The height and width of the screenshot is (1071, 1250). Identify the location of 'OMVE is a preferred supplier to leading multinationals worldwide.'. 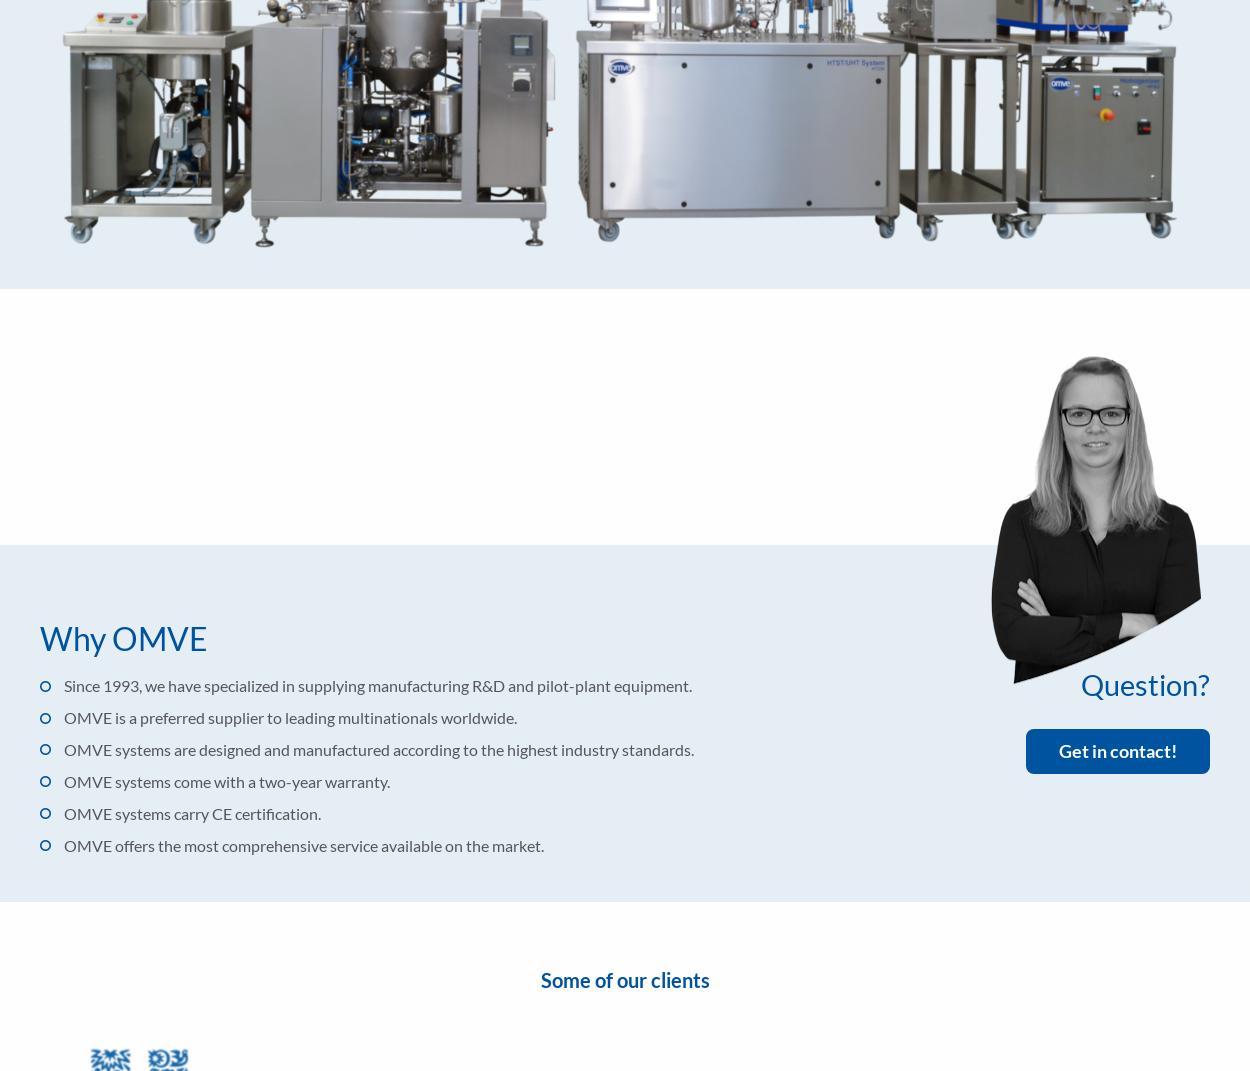
(290, 717).